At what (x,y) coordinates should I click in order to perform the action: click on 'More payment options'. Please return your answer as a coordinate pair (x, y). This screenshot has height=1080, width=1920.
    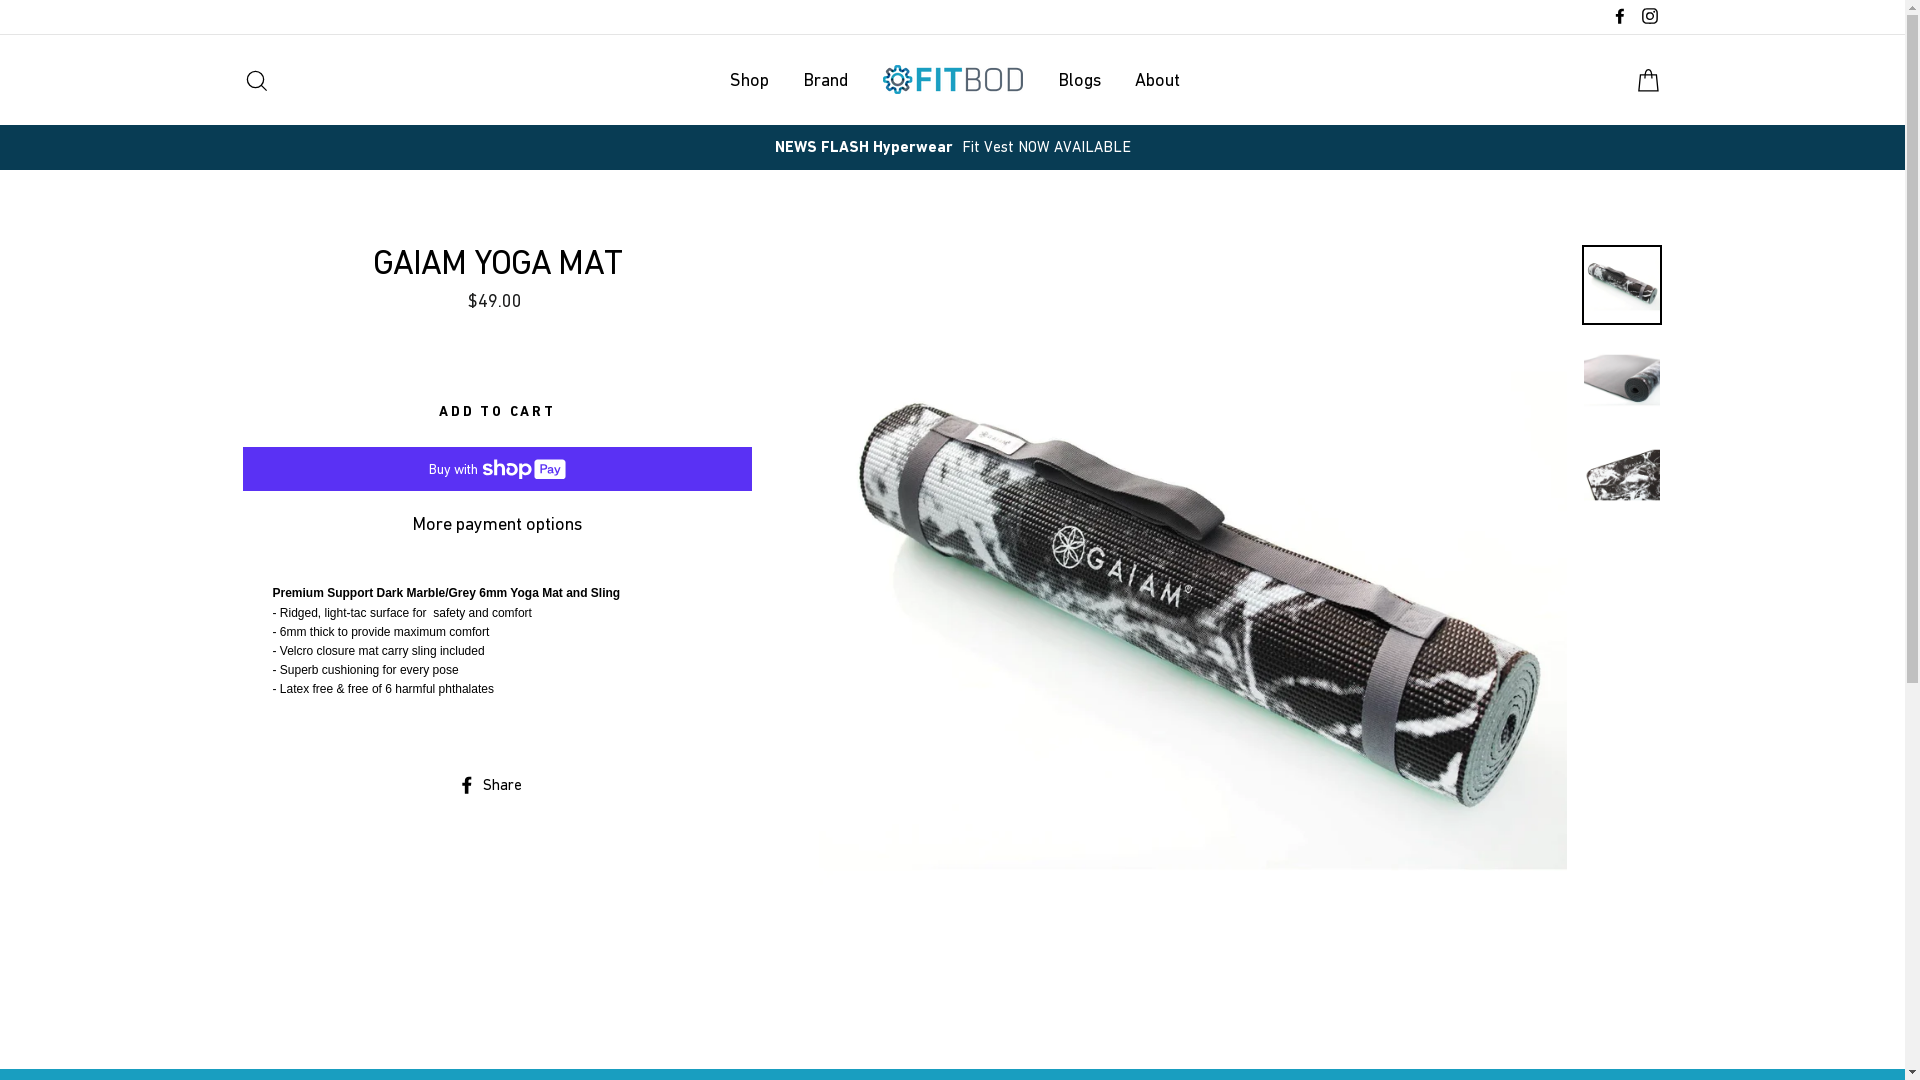
    Looking at the image, I should click on (497, 523).